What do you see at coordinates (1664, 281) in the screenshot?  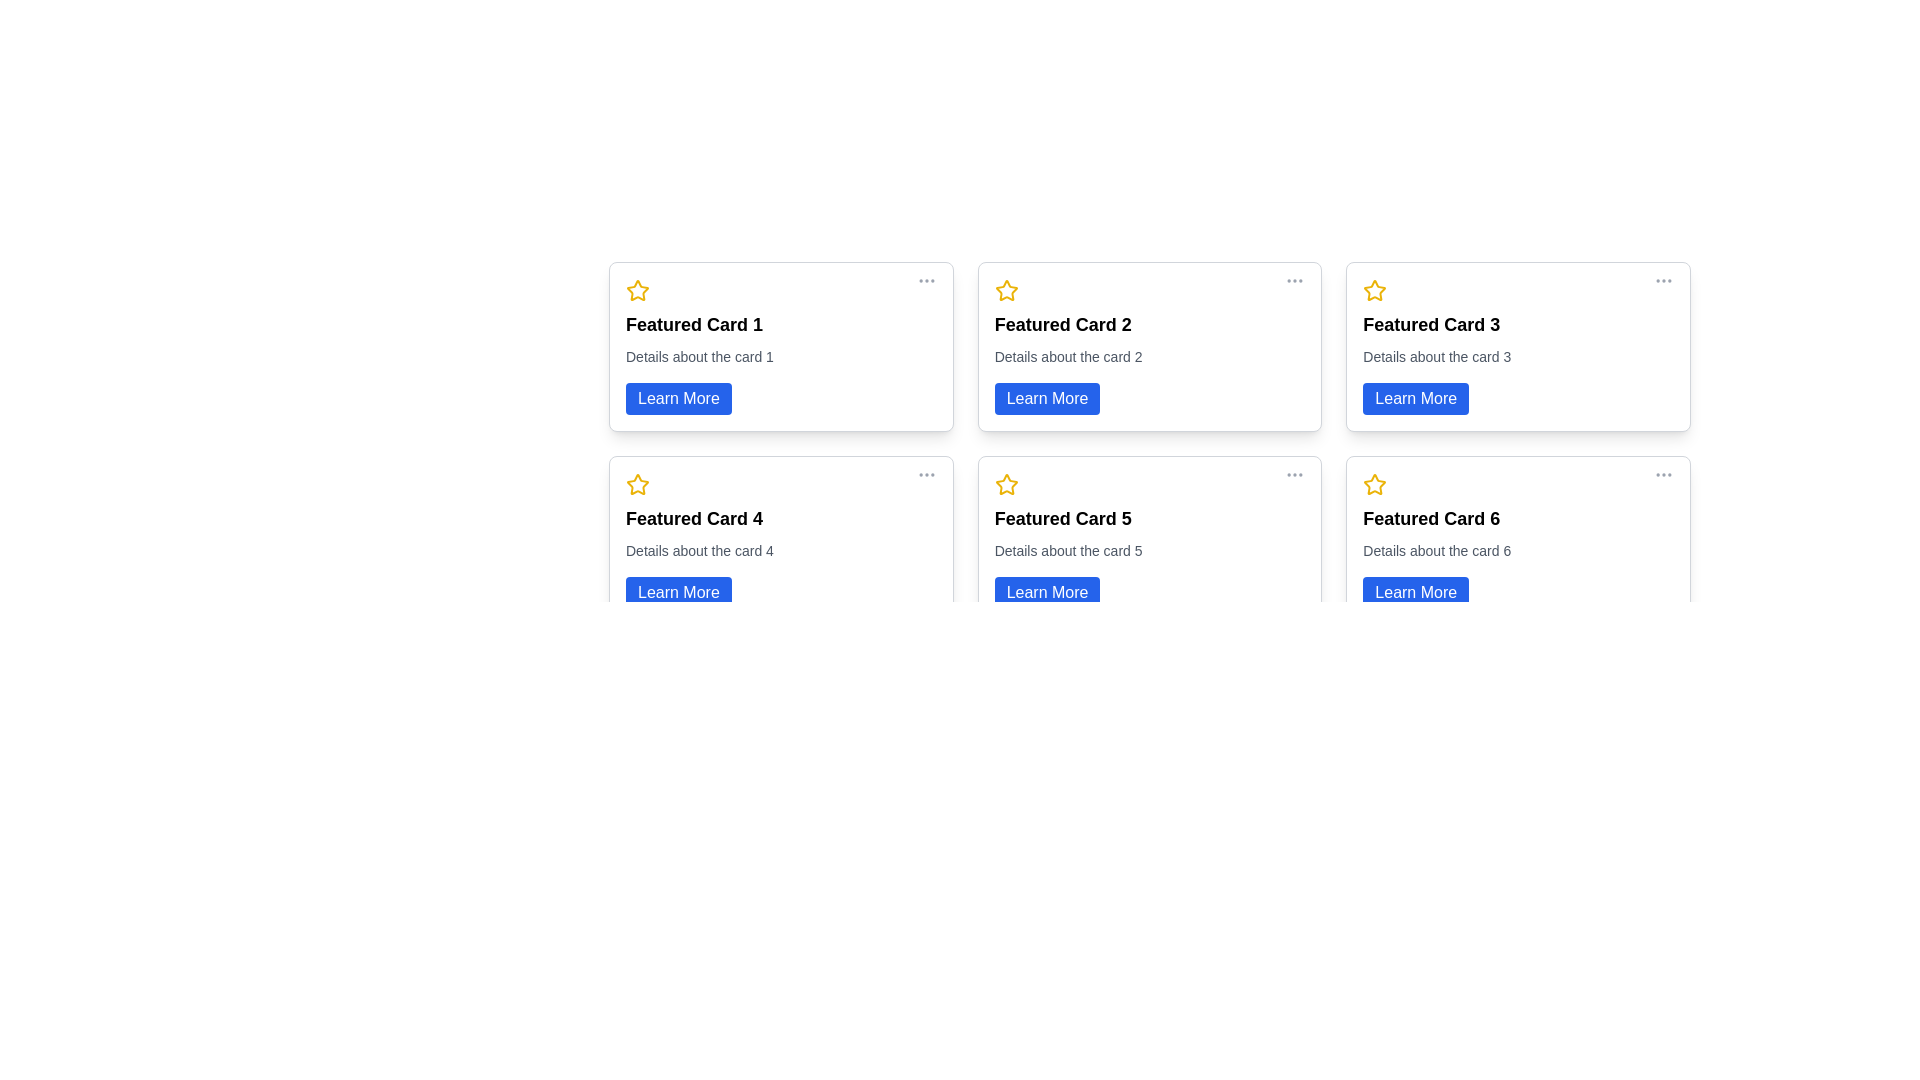 I see `the menu button located in the top-right corner of the 'Featured Card 3'` at bounding box center [1664, 281].